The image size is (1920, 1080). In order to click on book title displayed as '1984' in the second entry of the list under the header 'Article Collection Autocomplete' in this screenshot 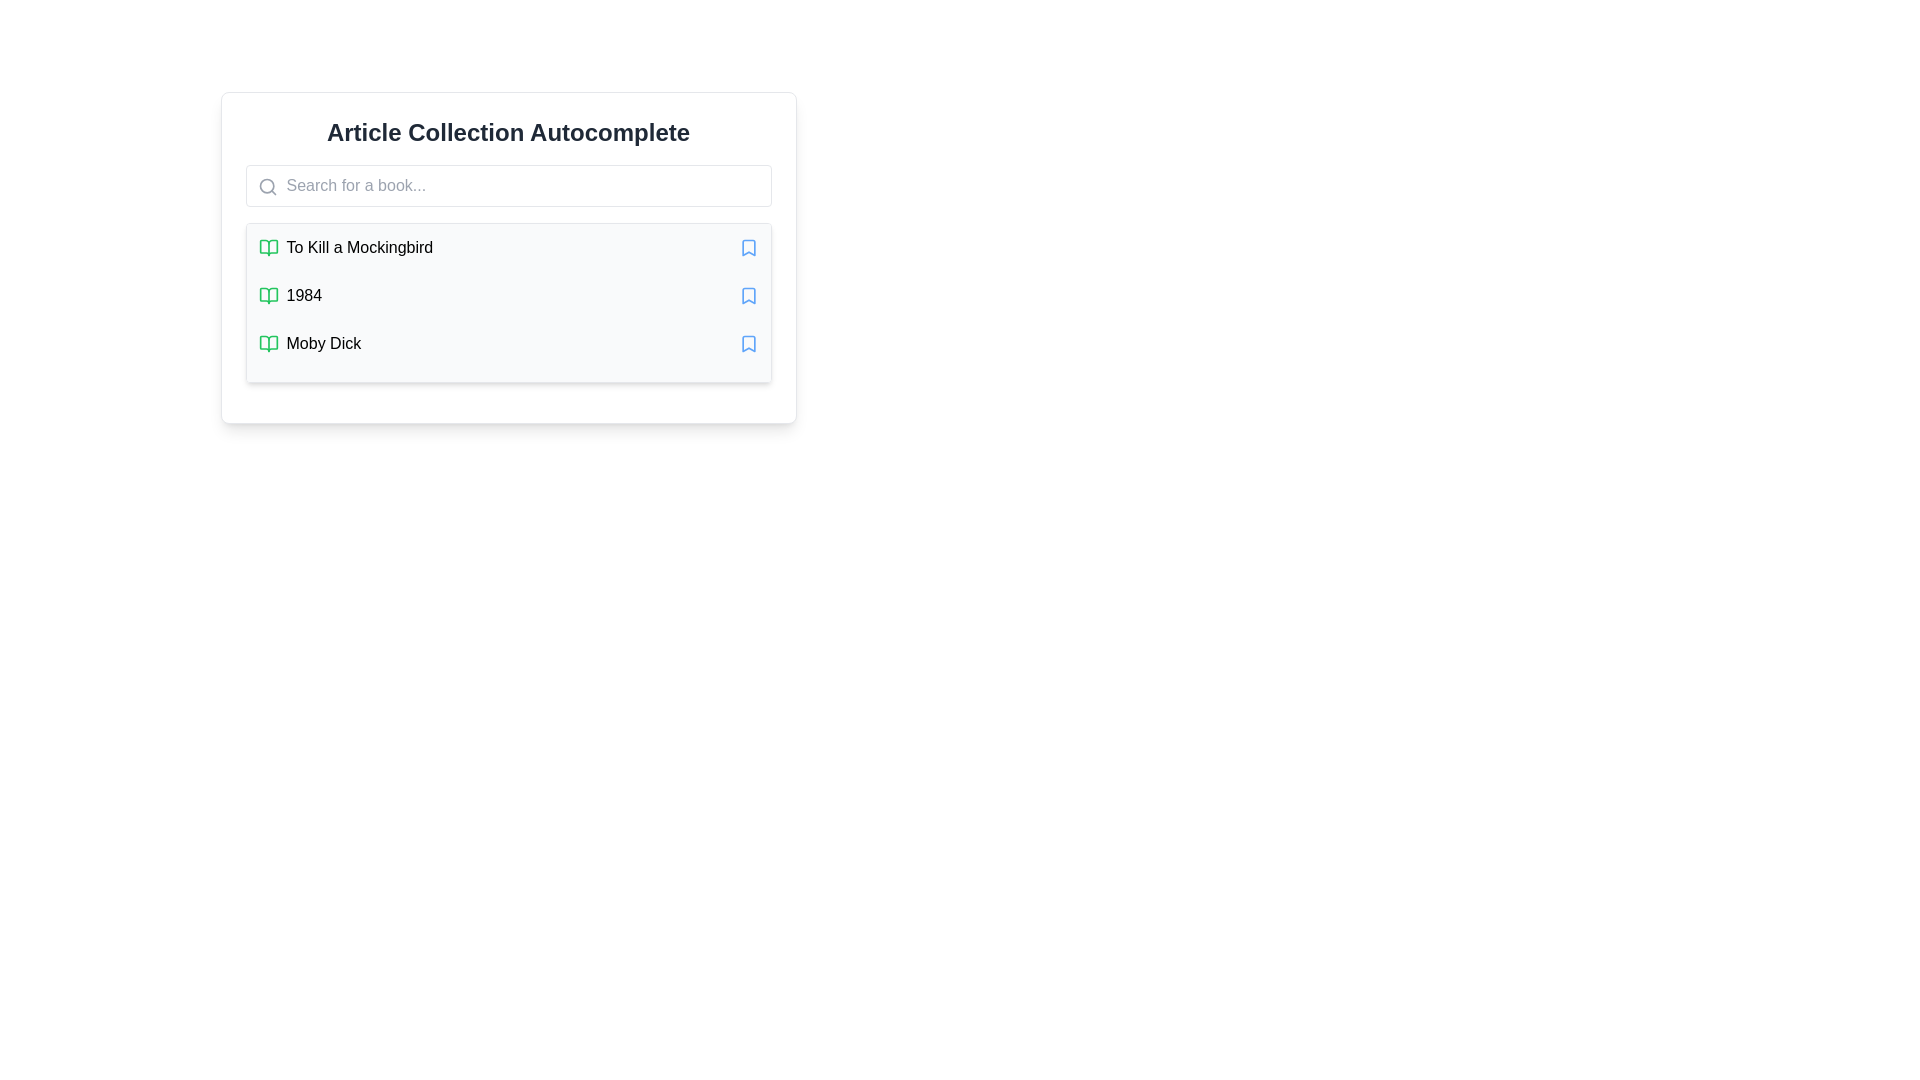, I will do `click(303, 296)`.